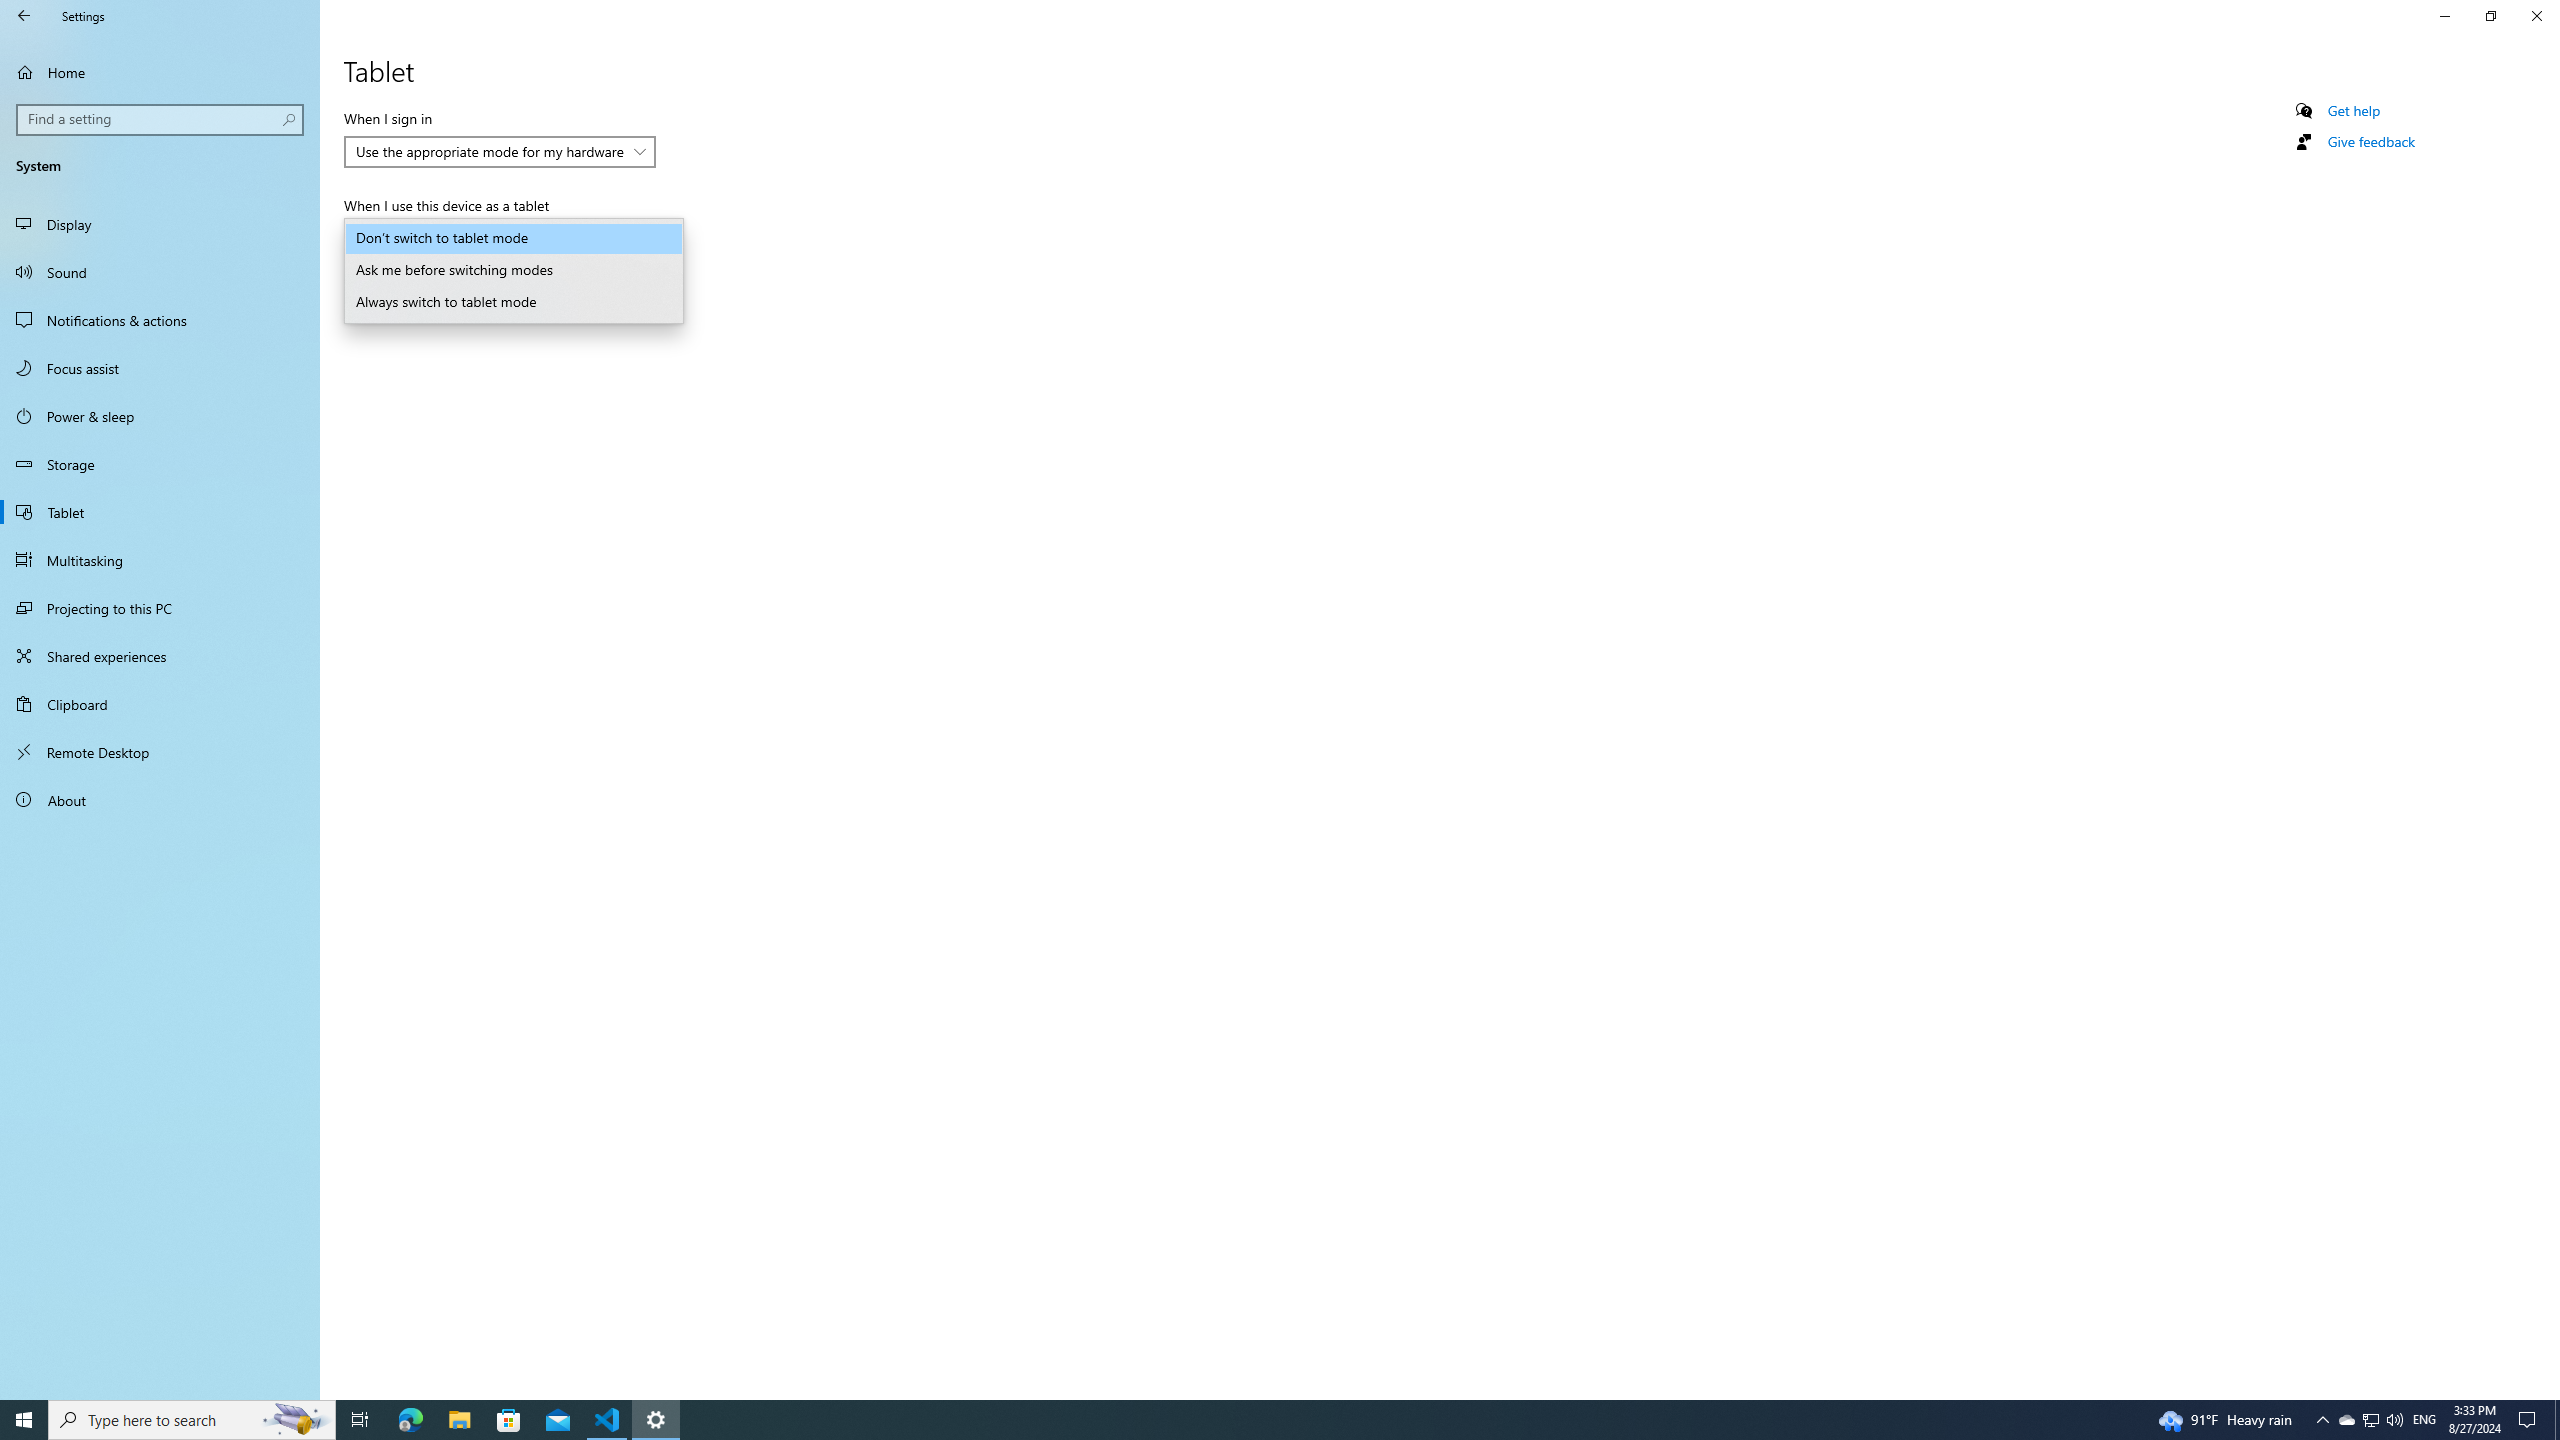  I want to click on 'Use the appropriate mode for my hardware', so click(489, 150).